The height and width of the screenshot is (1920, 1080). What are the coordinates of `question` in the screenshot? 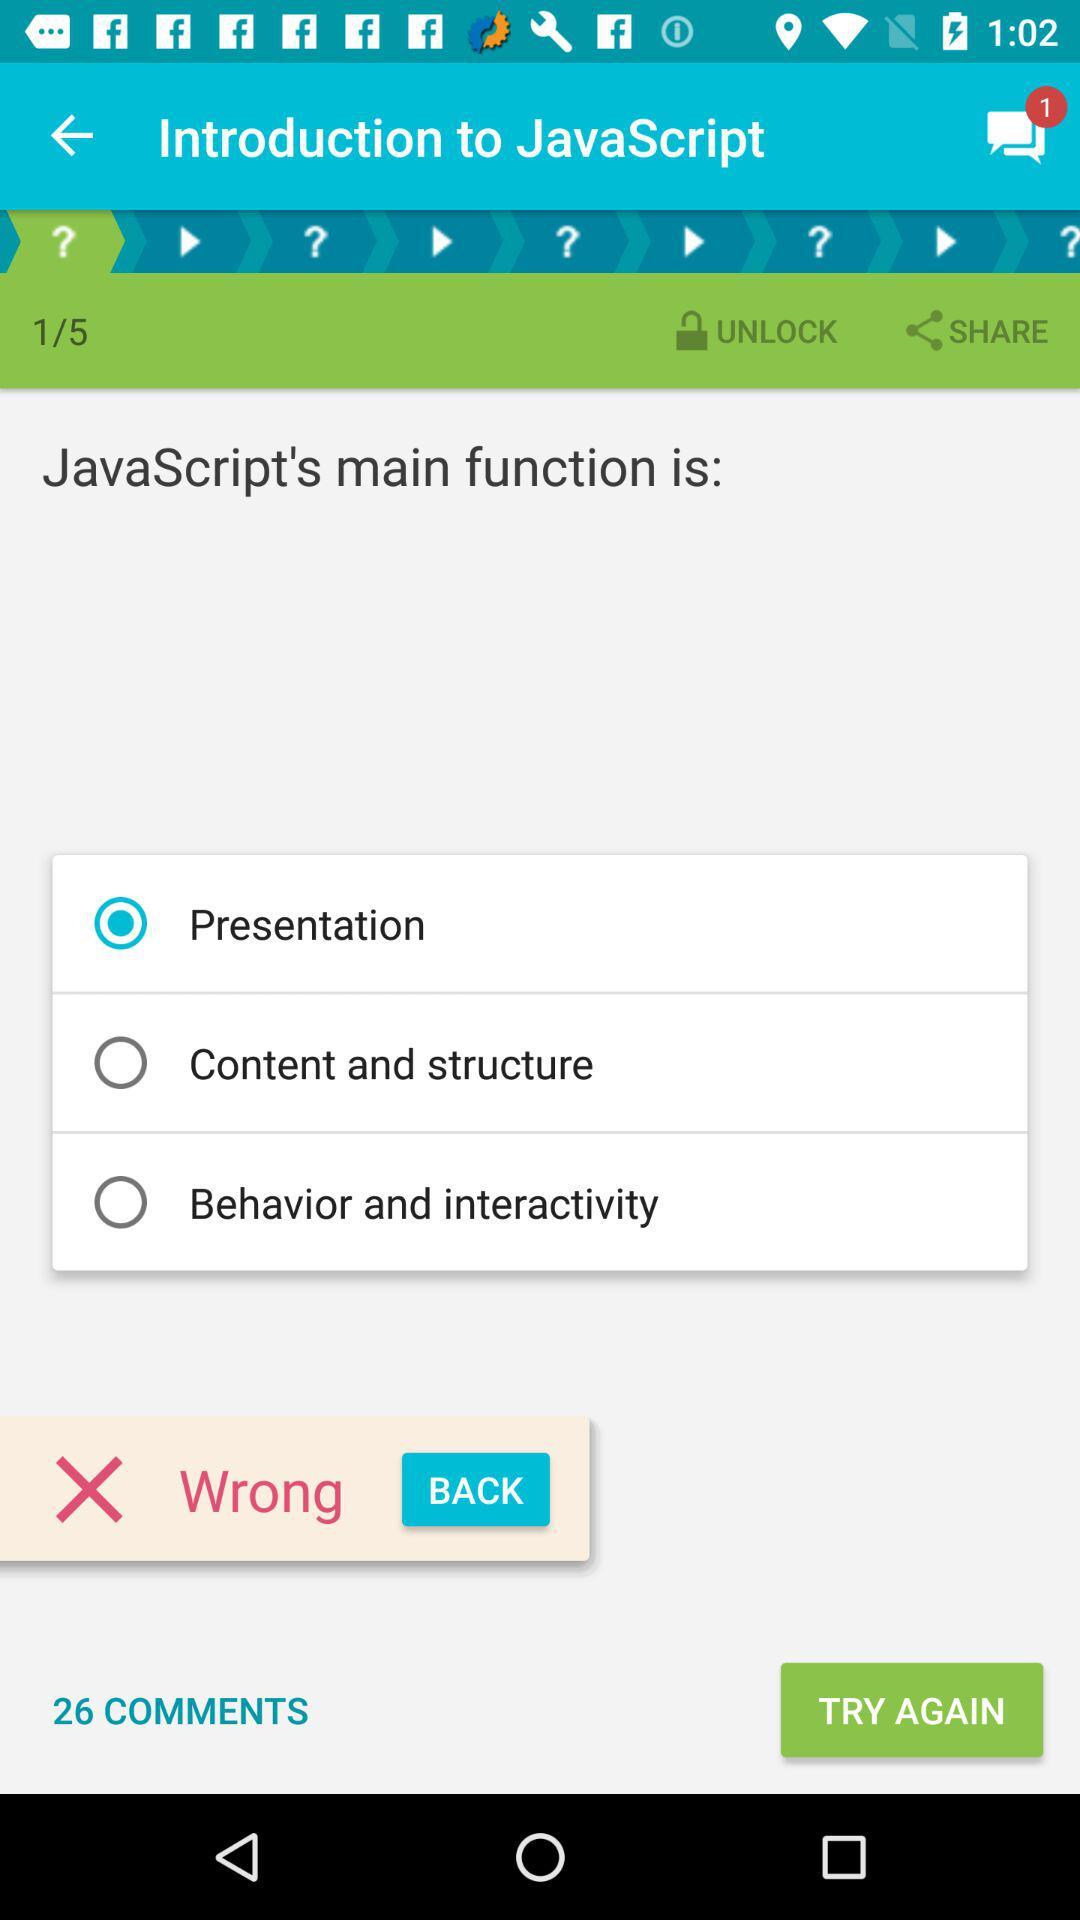 It's located at (1043, 240).